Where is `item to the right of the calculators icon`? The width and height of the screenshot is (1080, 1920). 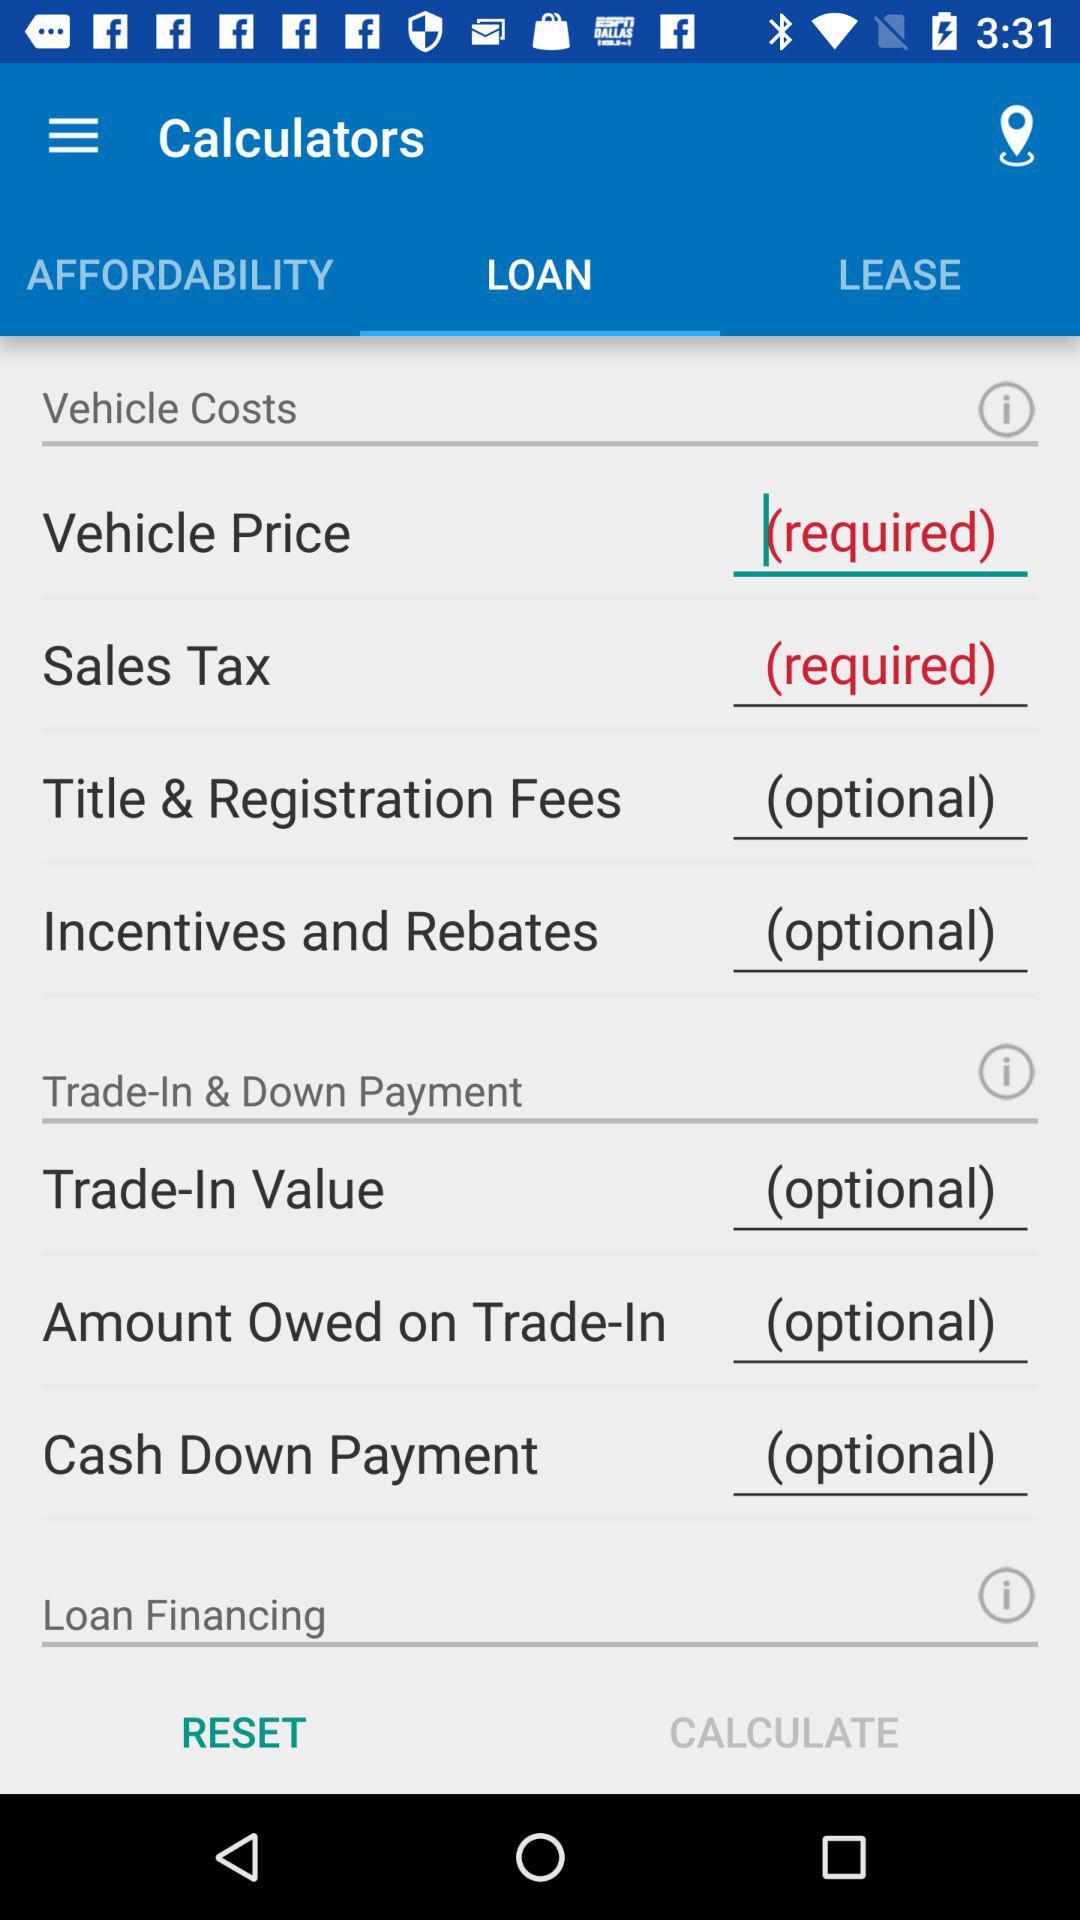
item to the right of the calculators icon is located at coordinates (1017, 135).